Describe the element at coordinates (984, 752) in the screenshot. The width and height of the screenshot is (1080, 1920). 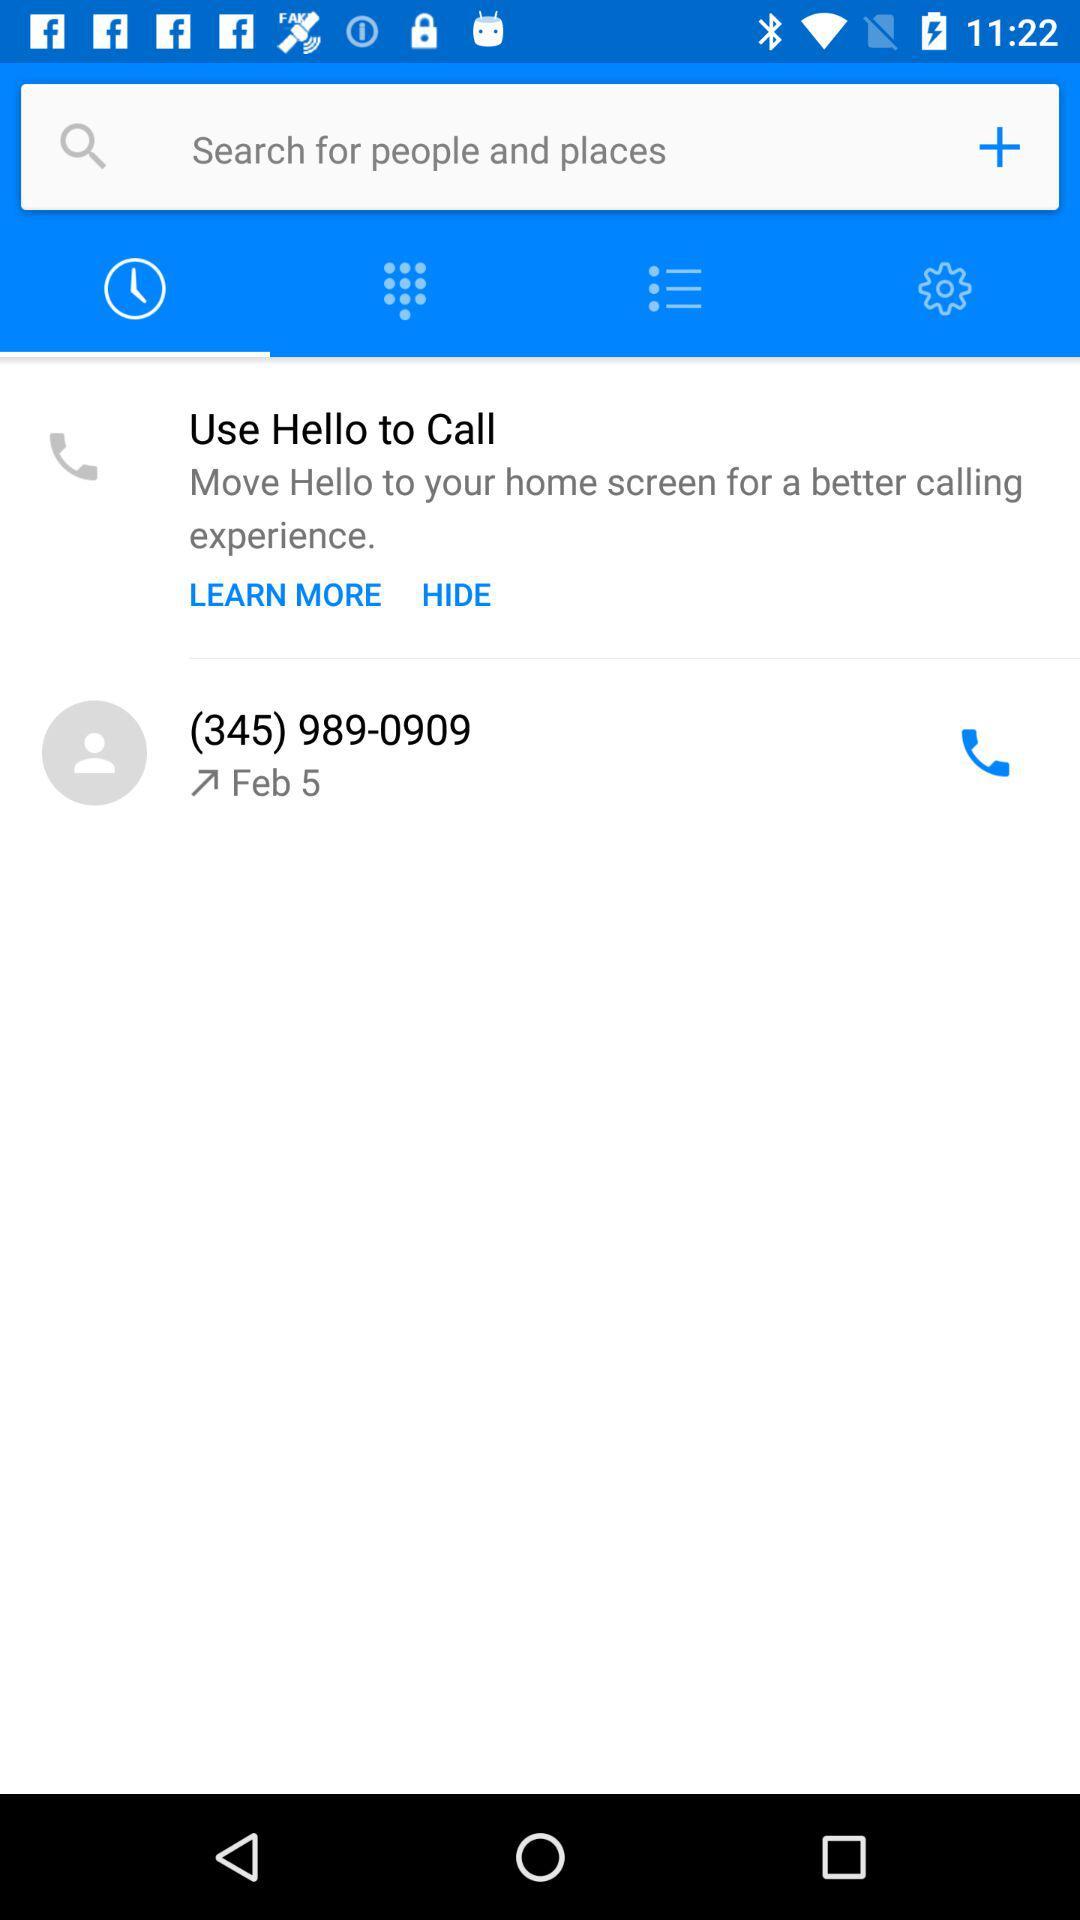
I see `button to call the number` at that location.